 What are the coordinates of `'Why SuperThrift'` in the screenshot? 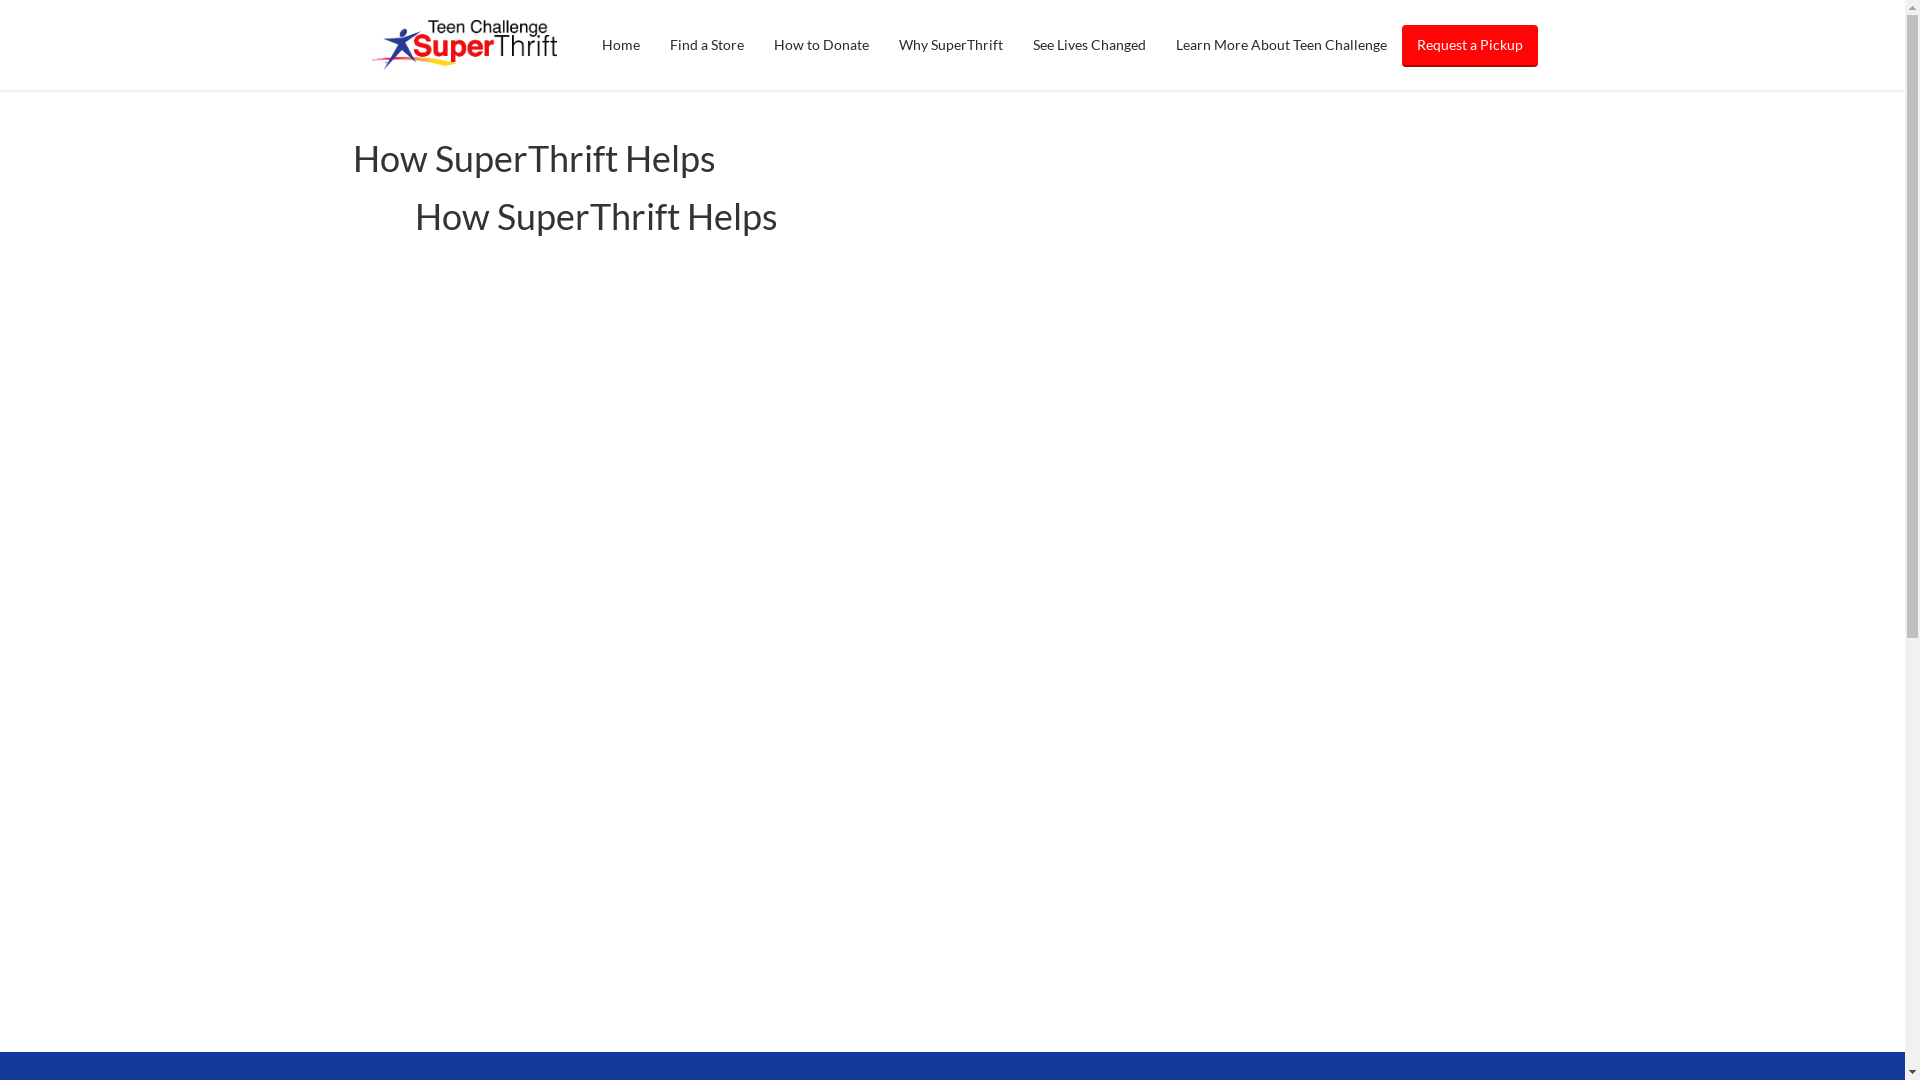 It's located at (949, 45).